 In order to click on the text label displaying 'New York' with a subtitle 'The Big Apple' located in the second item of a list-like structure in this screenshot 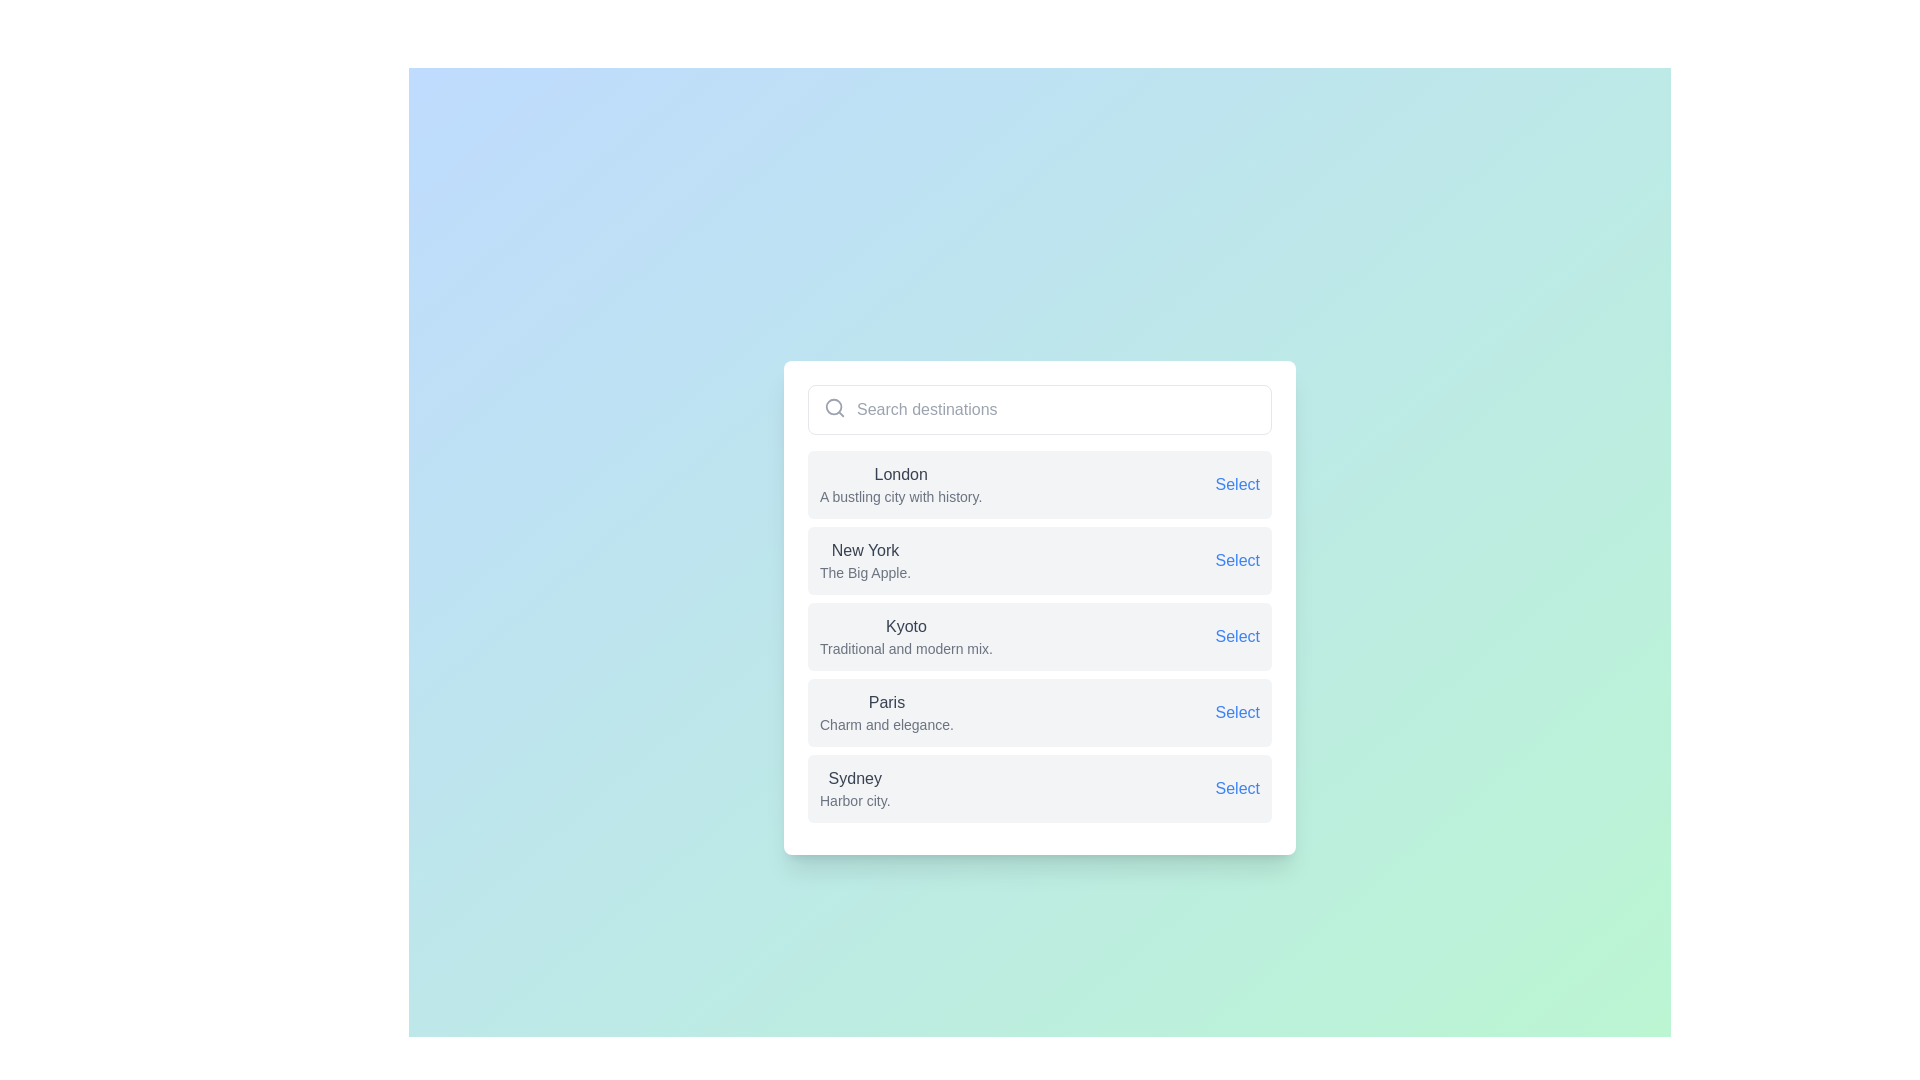, I will do `click(865, 560)`.